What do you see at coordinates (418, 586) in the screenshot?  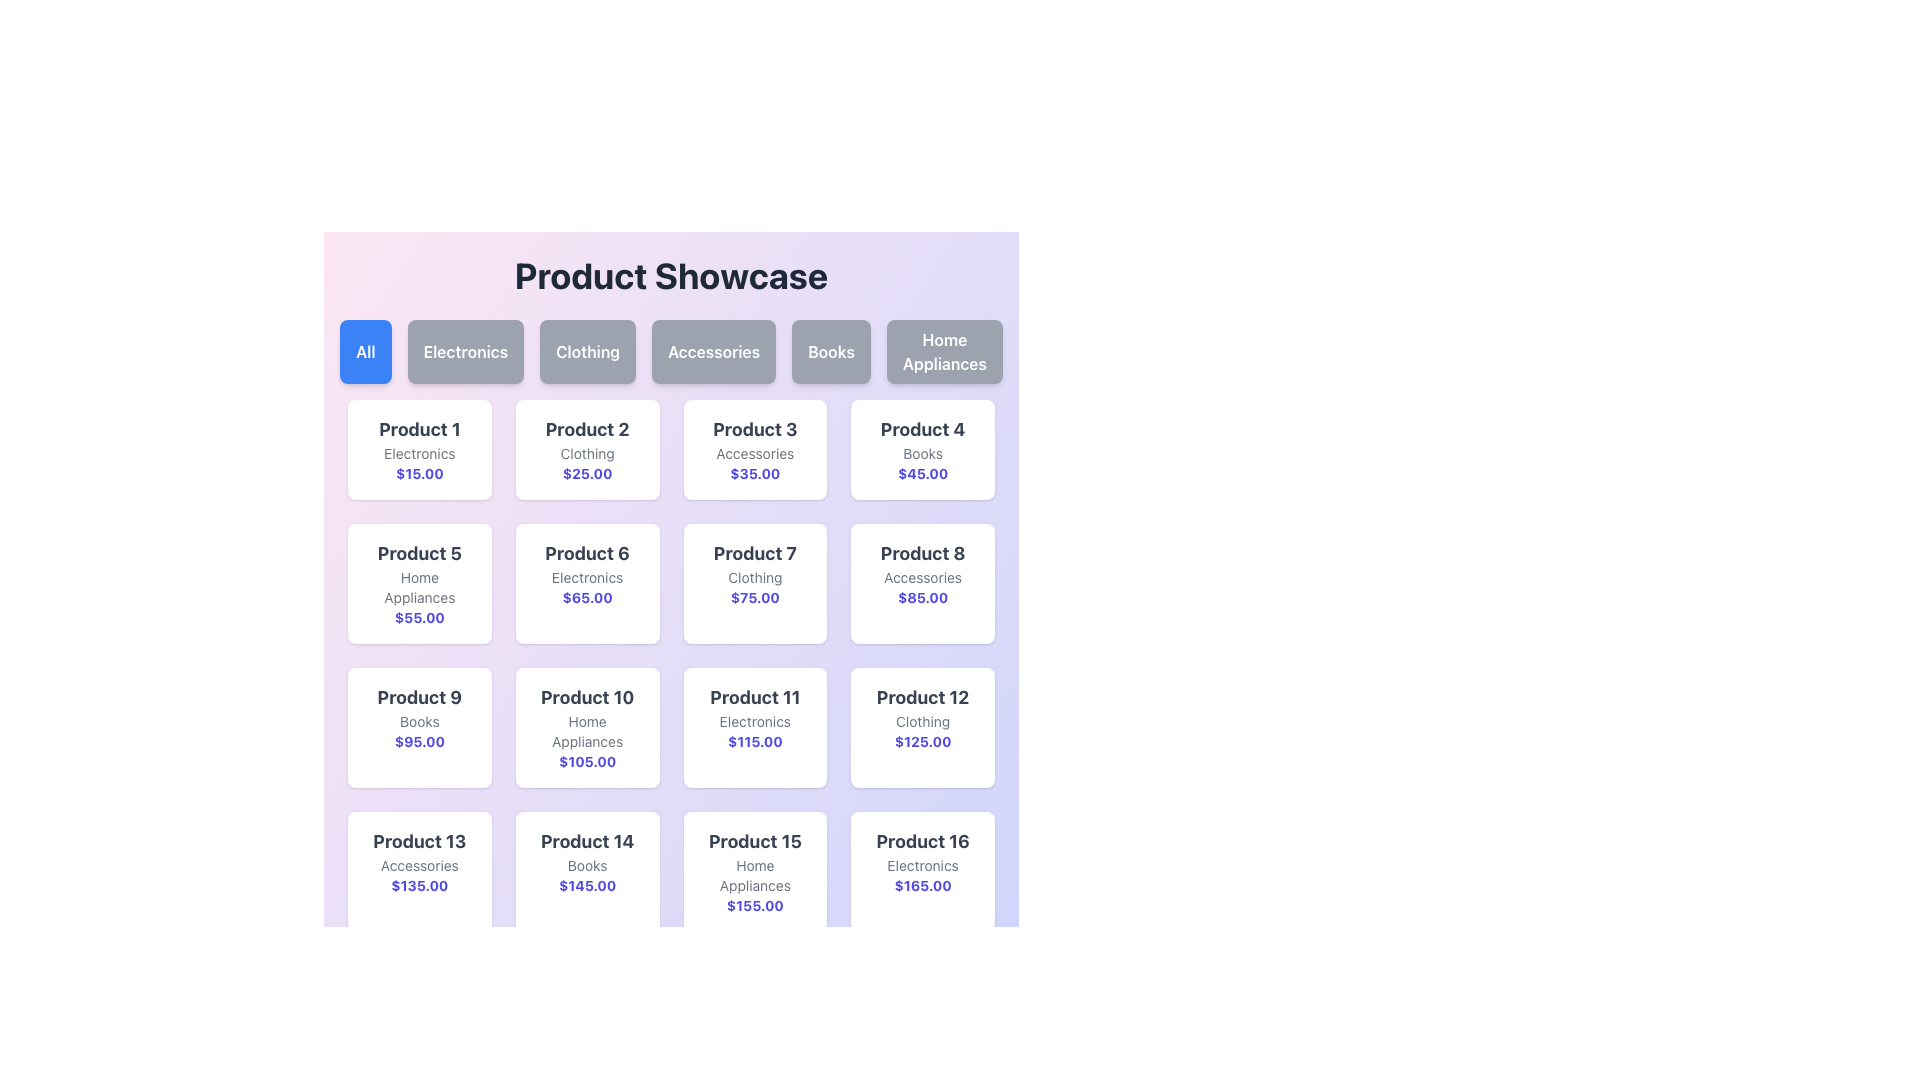 I see `the text label located below the title 'Product 5' and above the price '$55.00' in the product card` at bounding box center [418, 586].